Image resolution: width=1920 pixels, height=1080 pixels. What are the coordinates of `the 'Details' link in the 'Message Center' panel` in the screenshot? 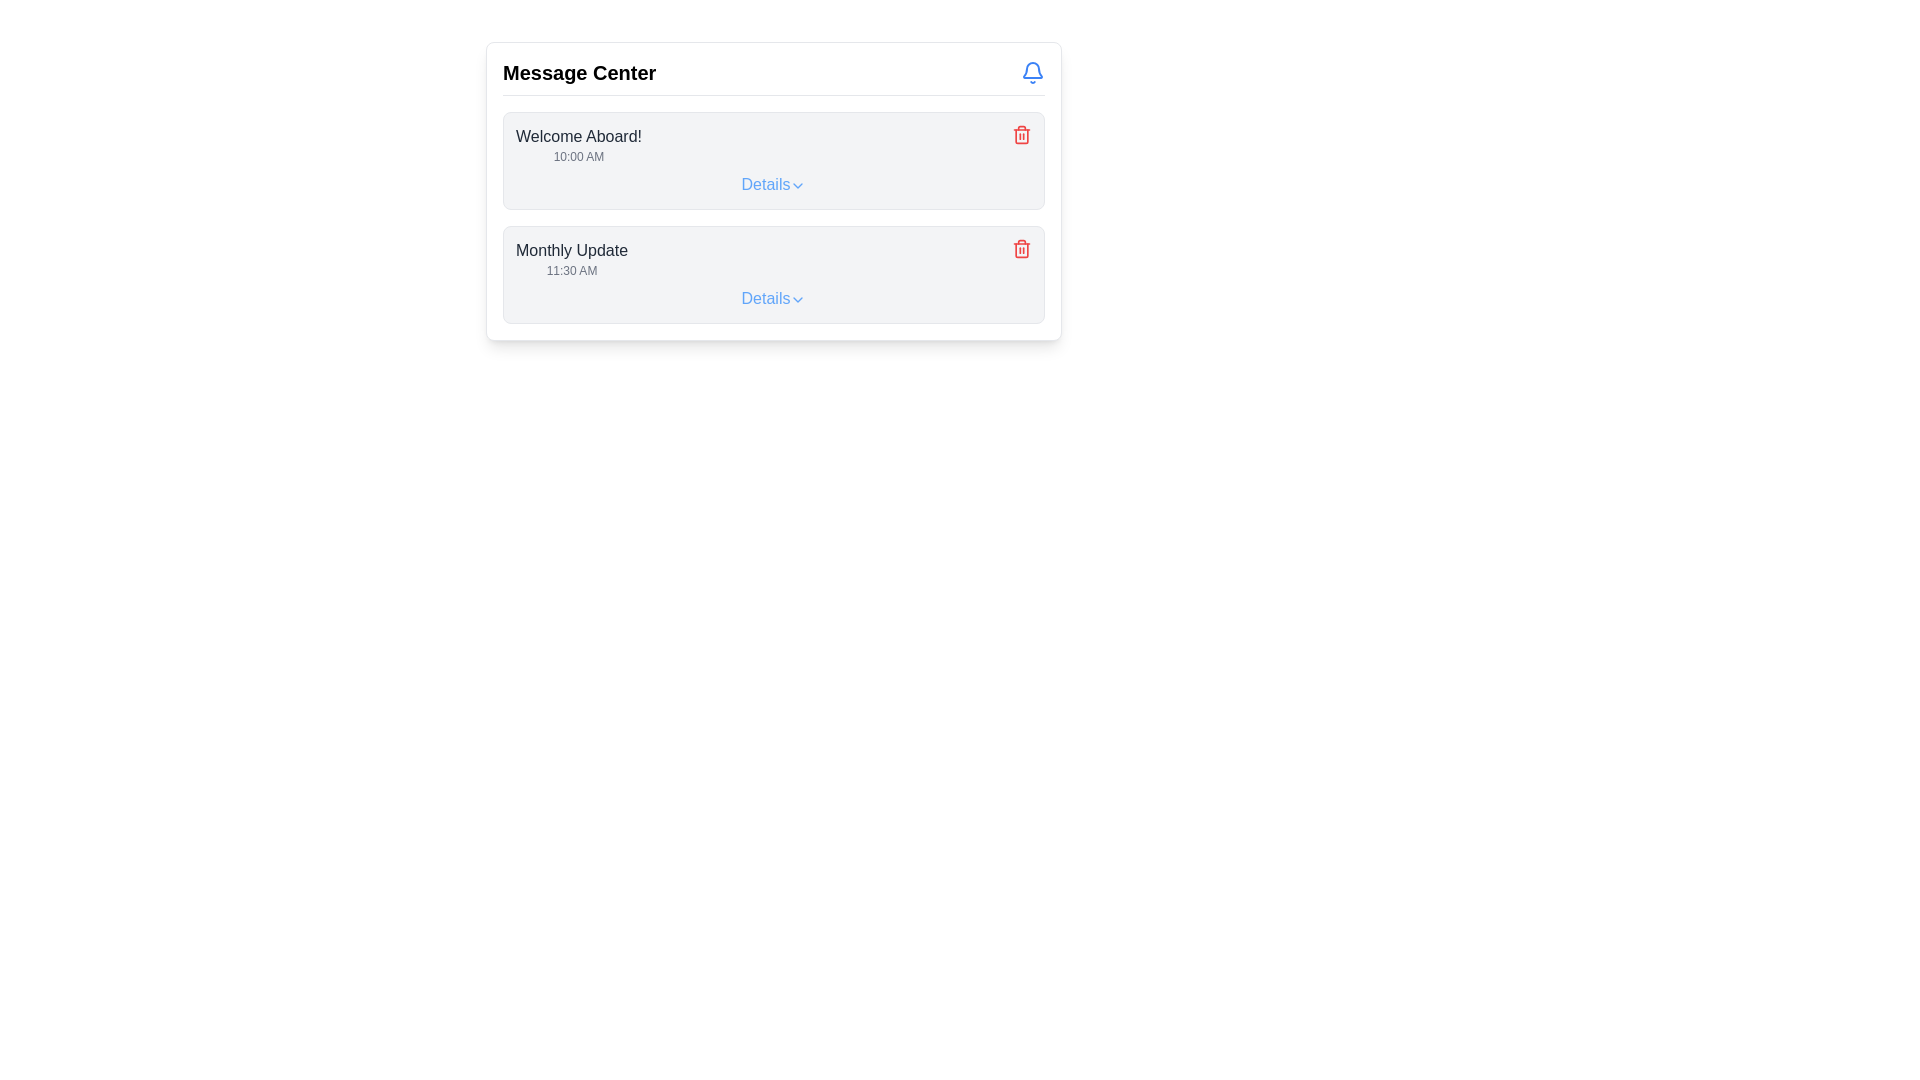 It's located at (772, 191).